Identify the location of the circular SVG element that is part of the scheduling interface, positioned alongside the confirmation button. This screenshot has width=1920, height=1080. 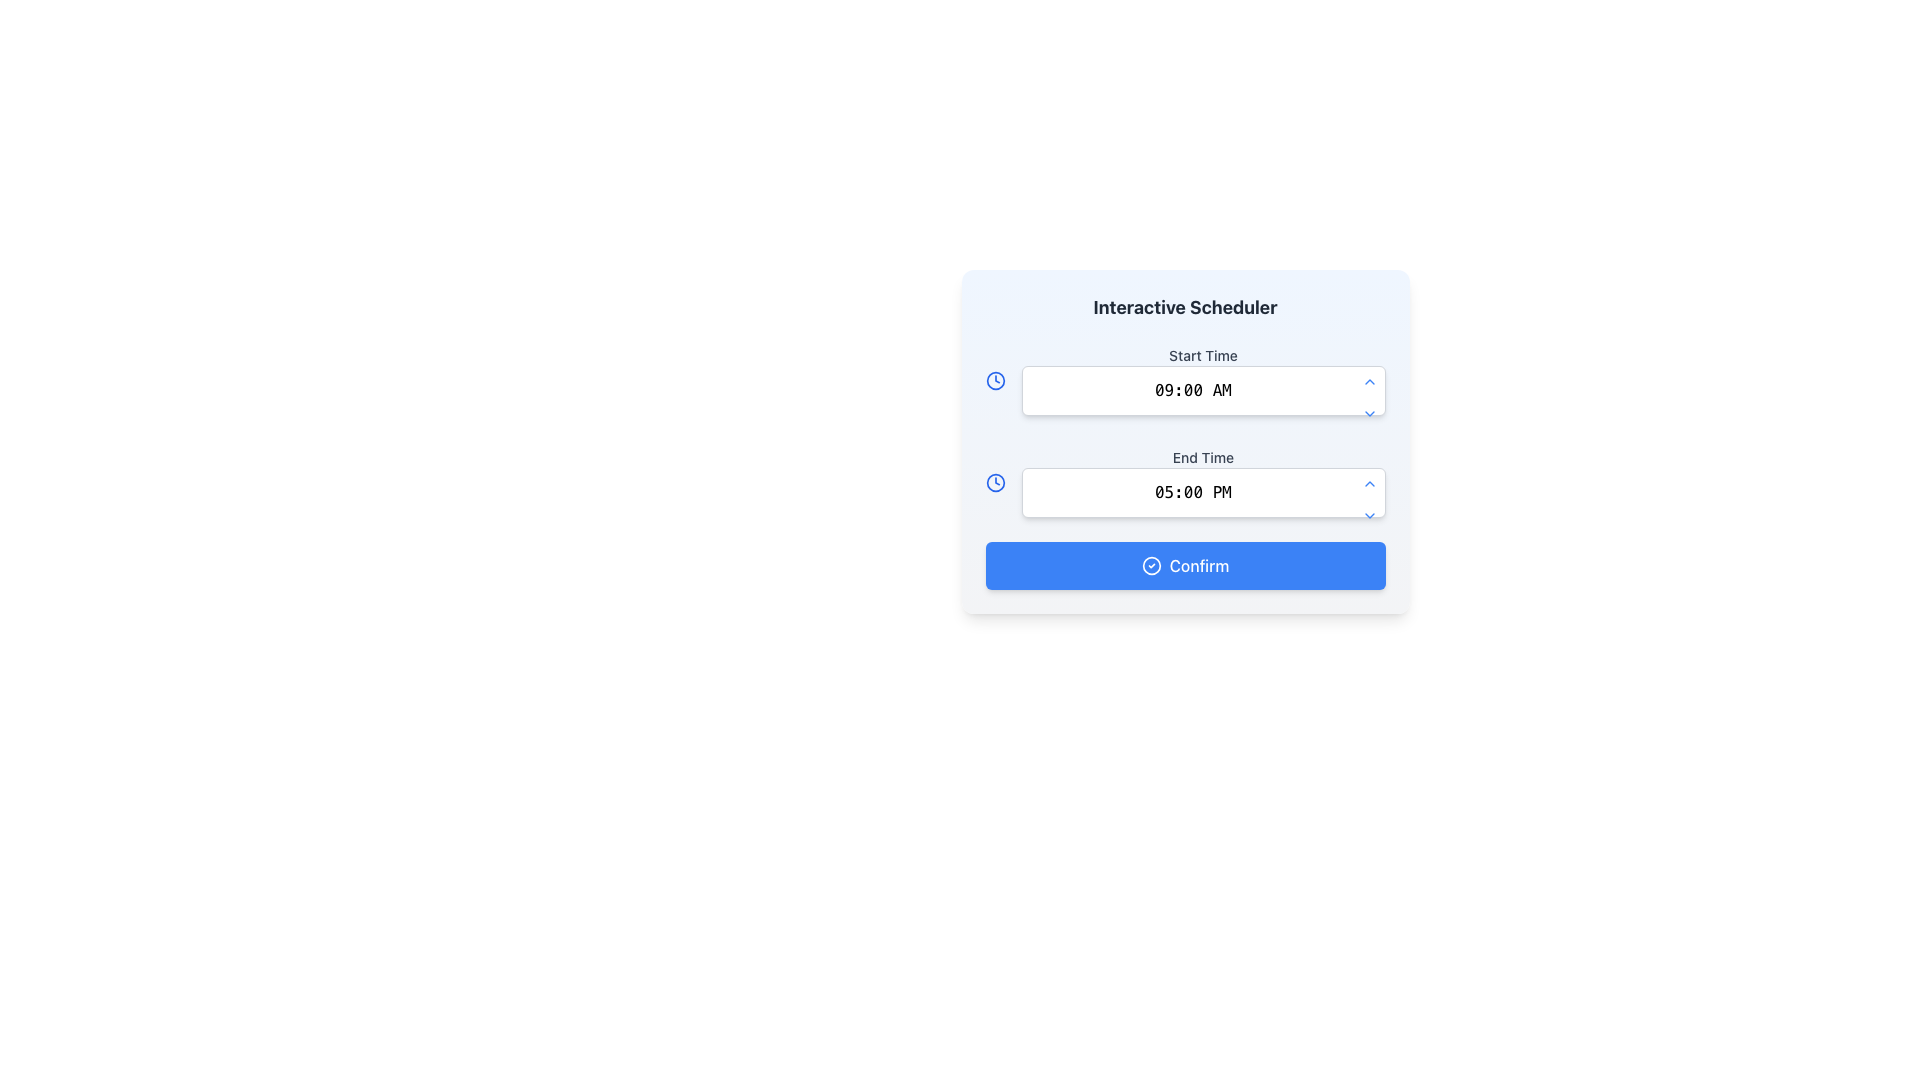
(1151, 566).